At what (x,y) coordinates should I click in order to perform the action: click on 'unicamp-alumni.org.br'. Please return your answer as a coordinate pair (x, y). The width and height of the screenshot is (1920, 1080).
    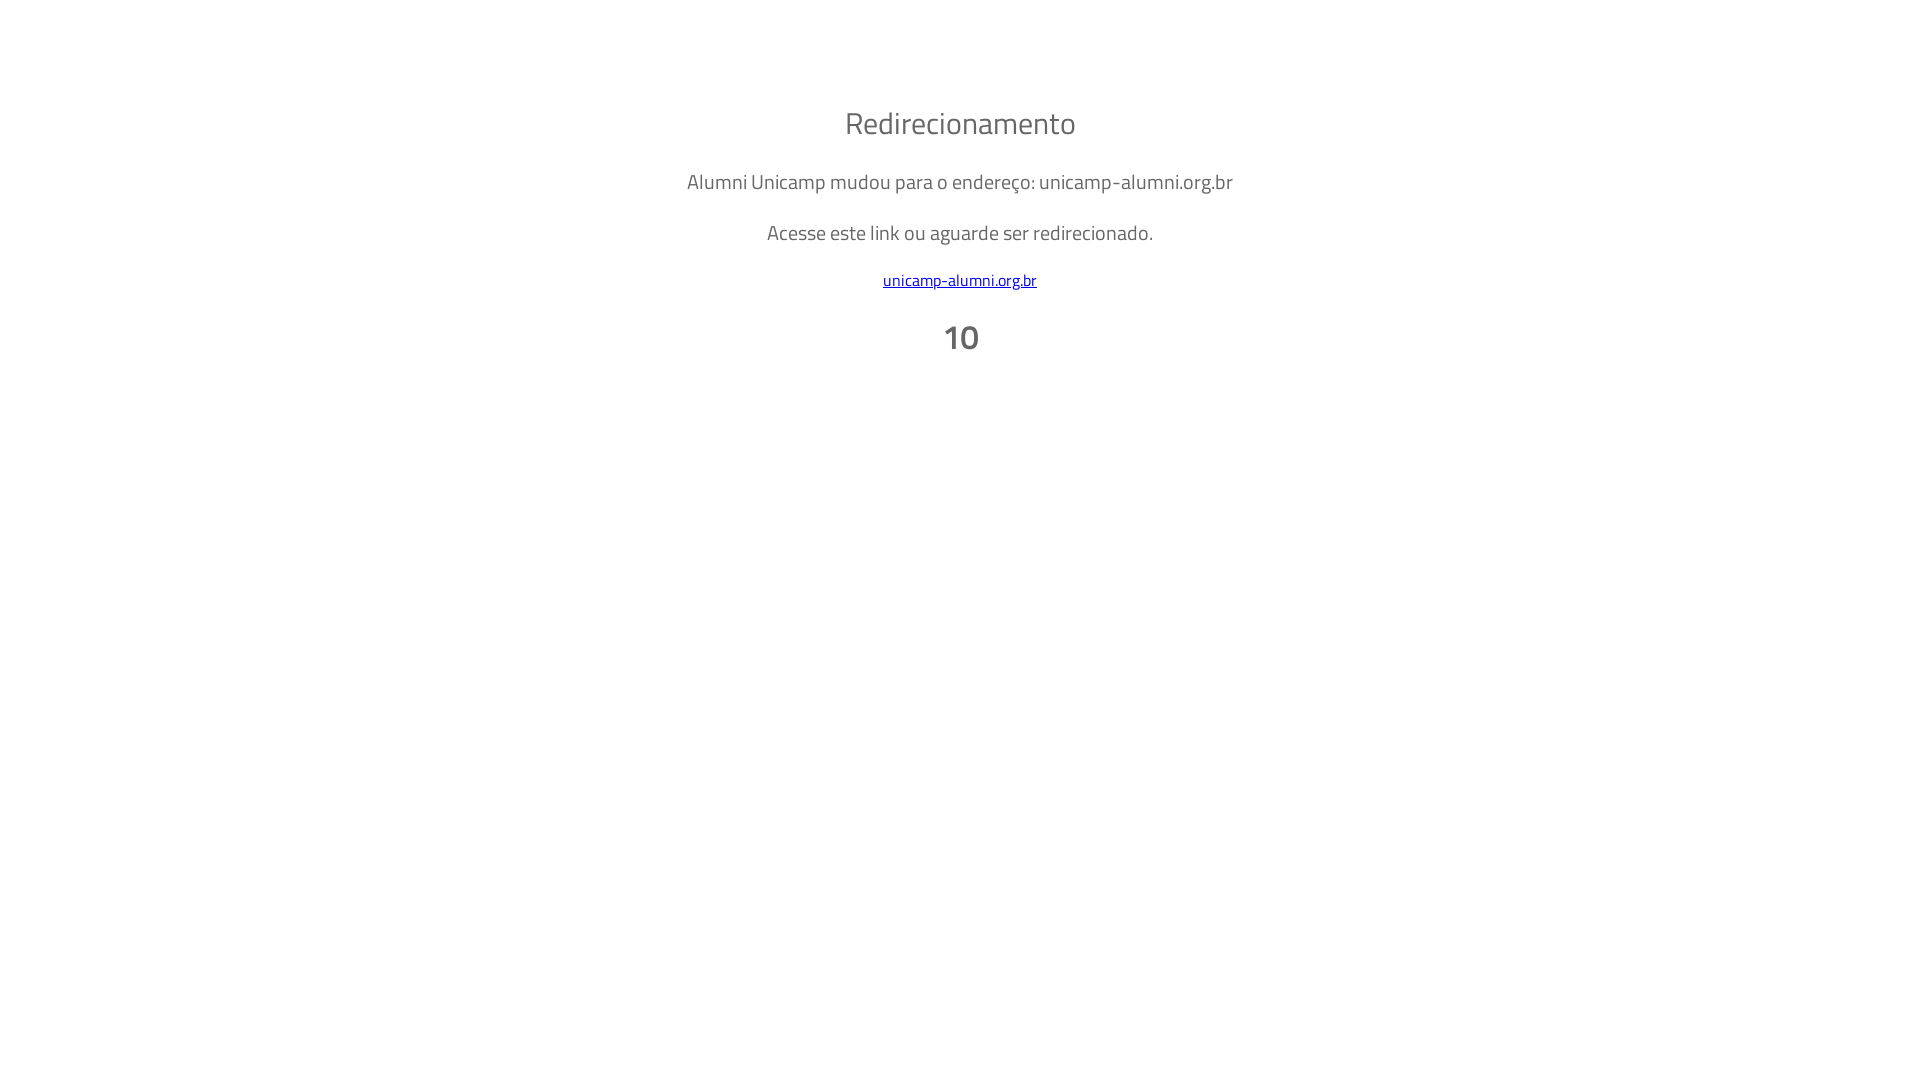
    Looking at the image, I should click on (960, 280).